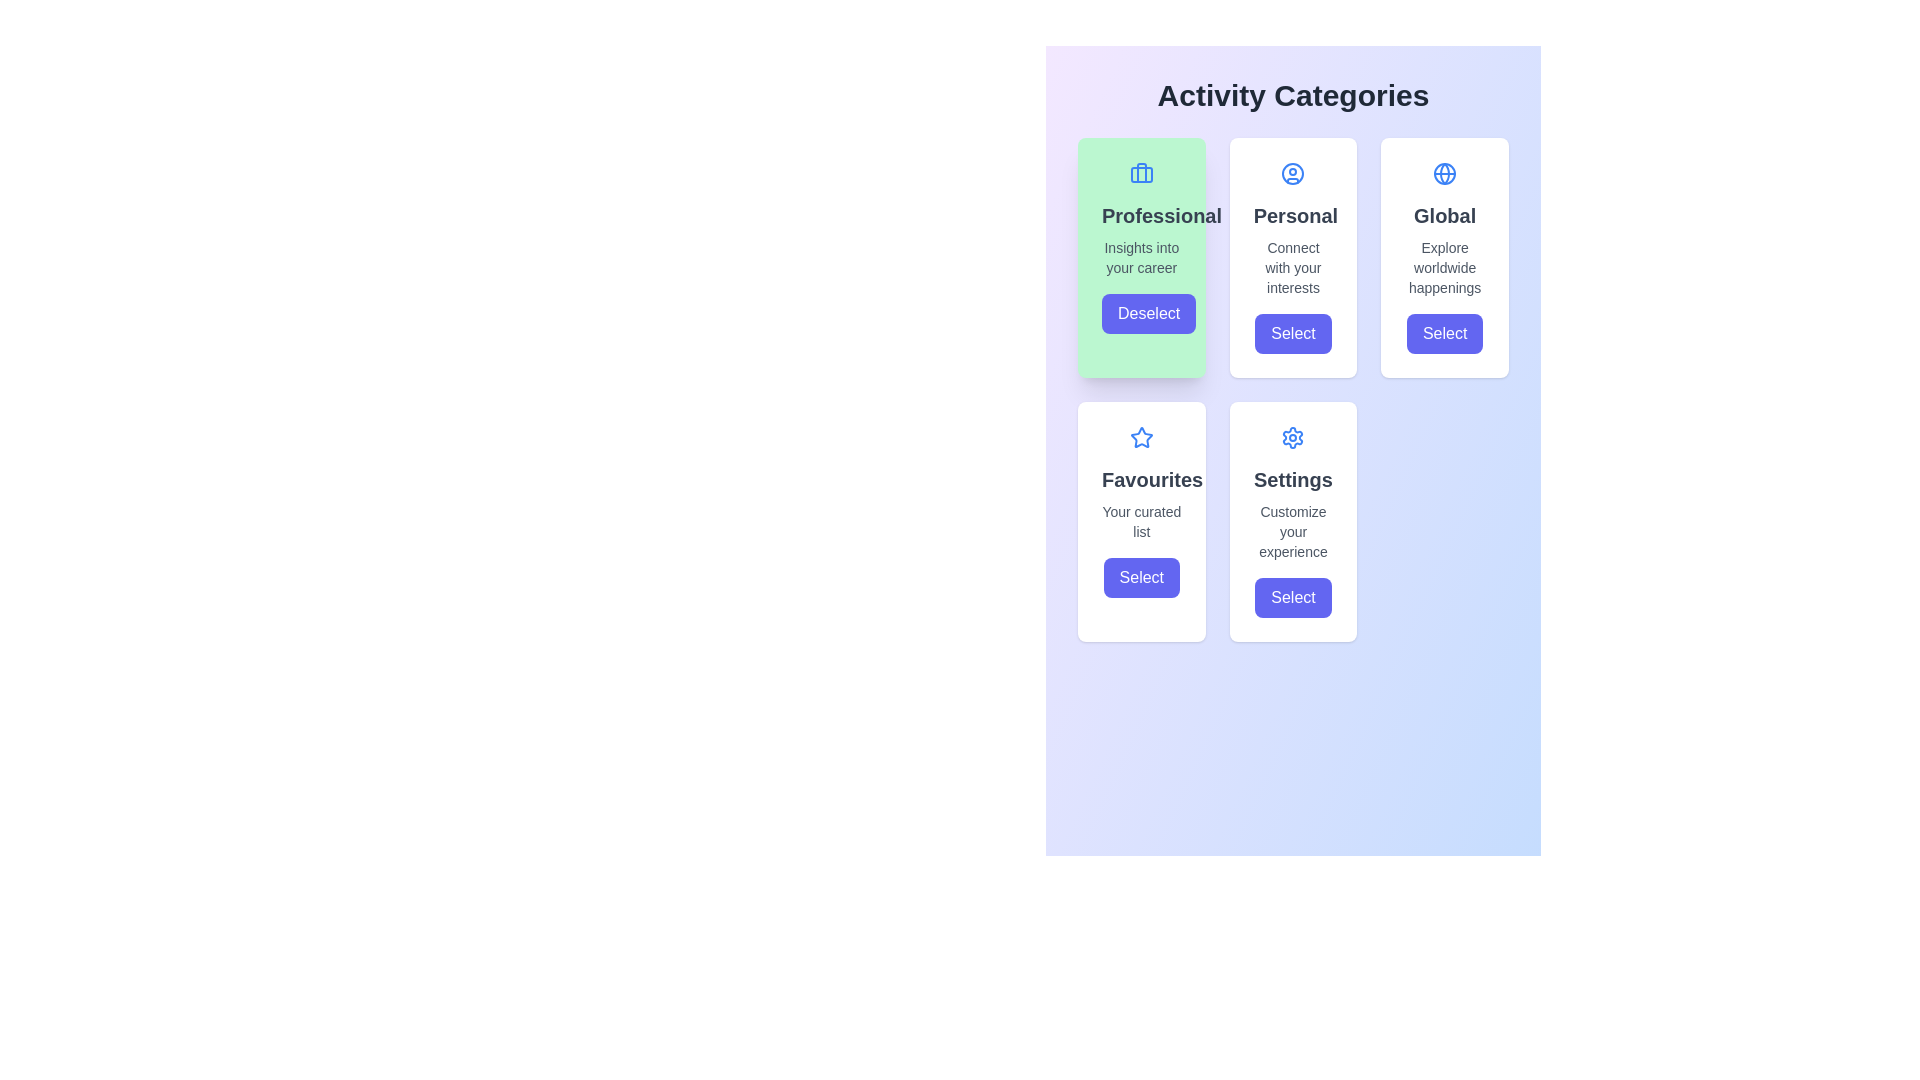 Image resolution: width=1920 pixels, height=1080 pixels. Describe the element at coordinates (1293, 216) in the screenshot. I see `the bold, center-aligned text element that reads 'Personal', located within a card in the second column of the first row of a grid layout` at that location.